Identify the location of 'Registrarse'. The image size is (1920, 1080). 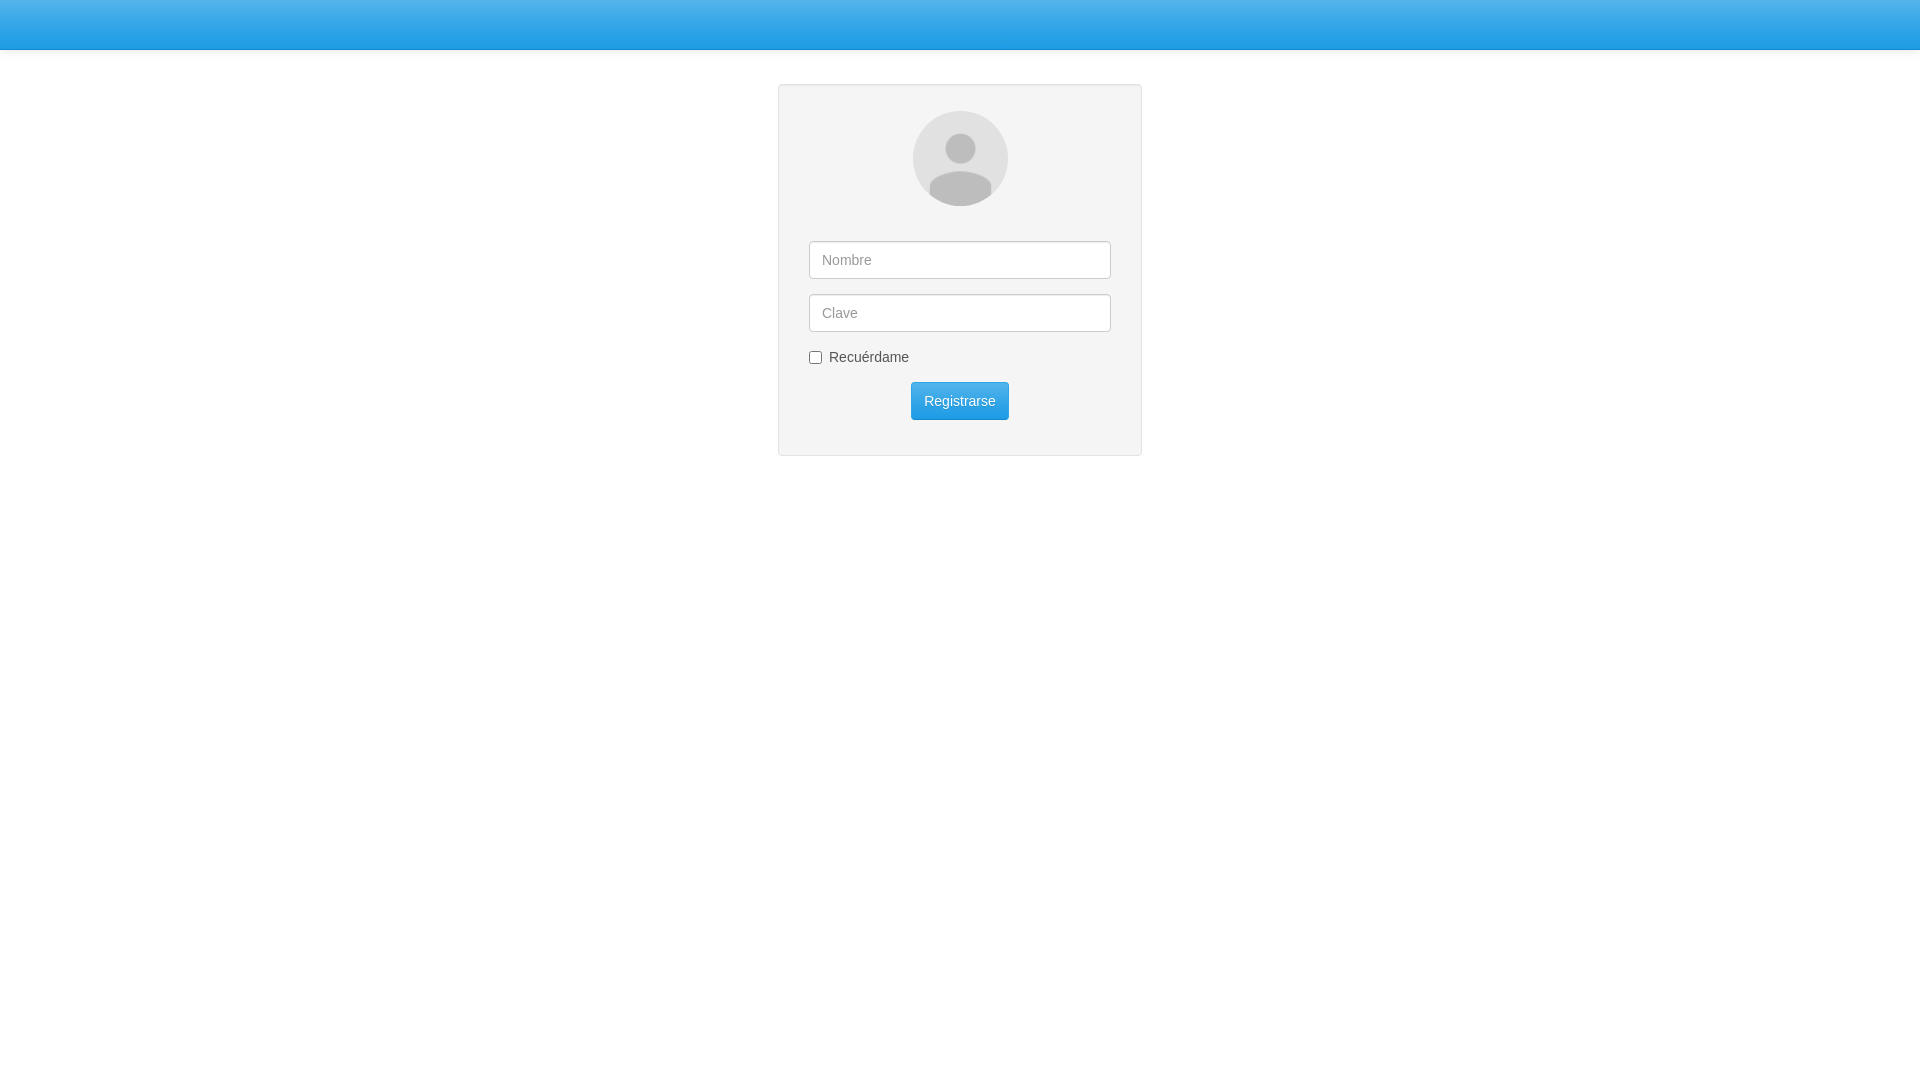
(960, 401).